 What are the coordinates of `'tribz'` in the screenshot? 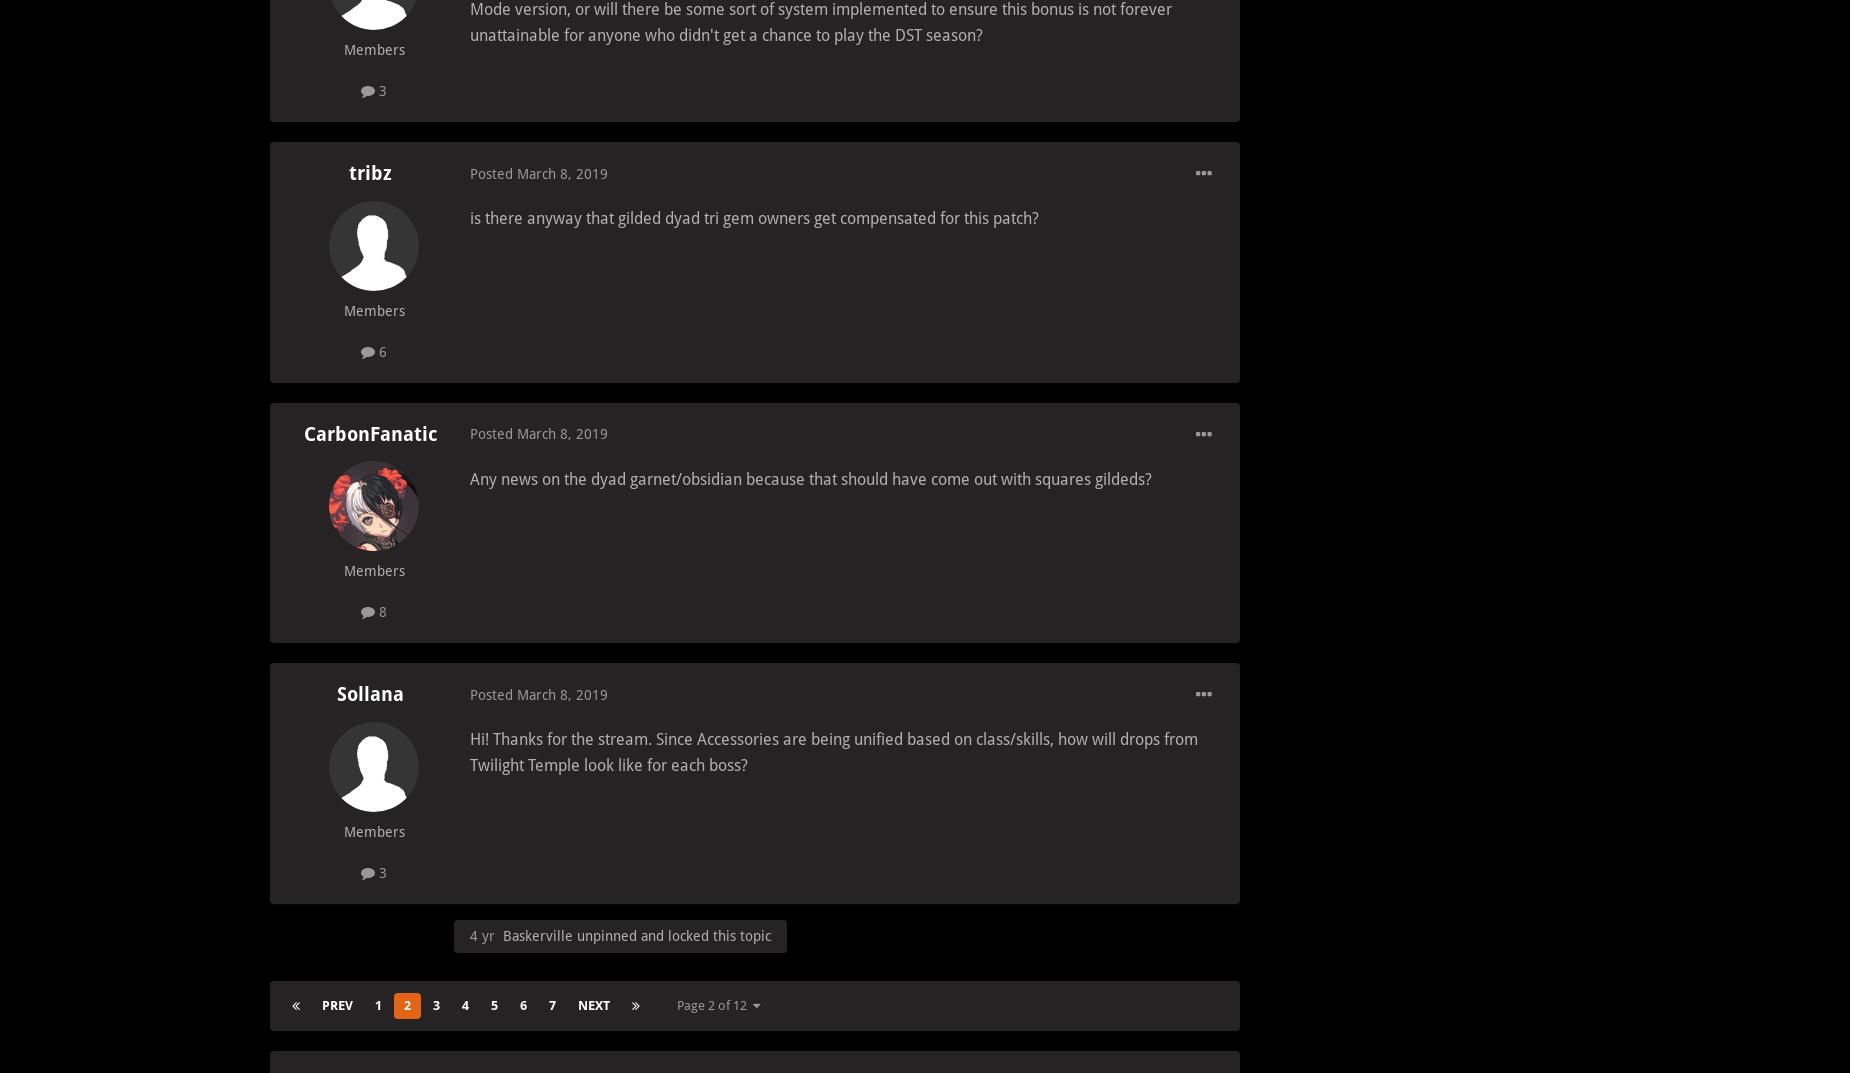 It's located at (346, 172).